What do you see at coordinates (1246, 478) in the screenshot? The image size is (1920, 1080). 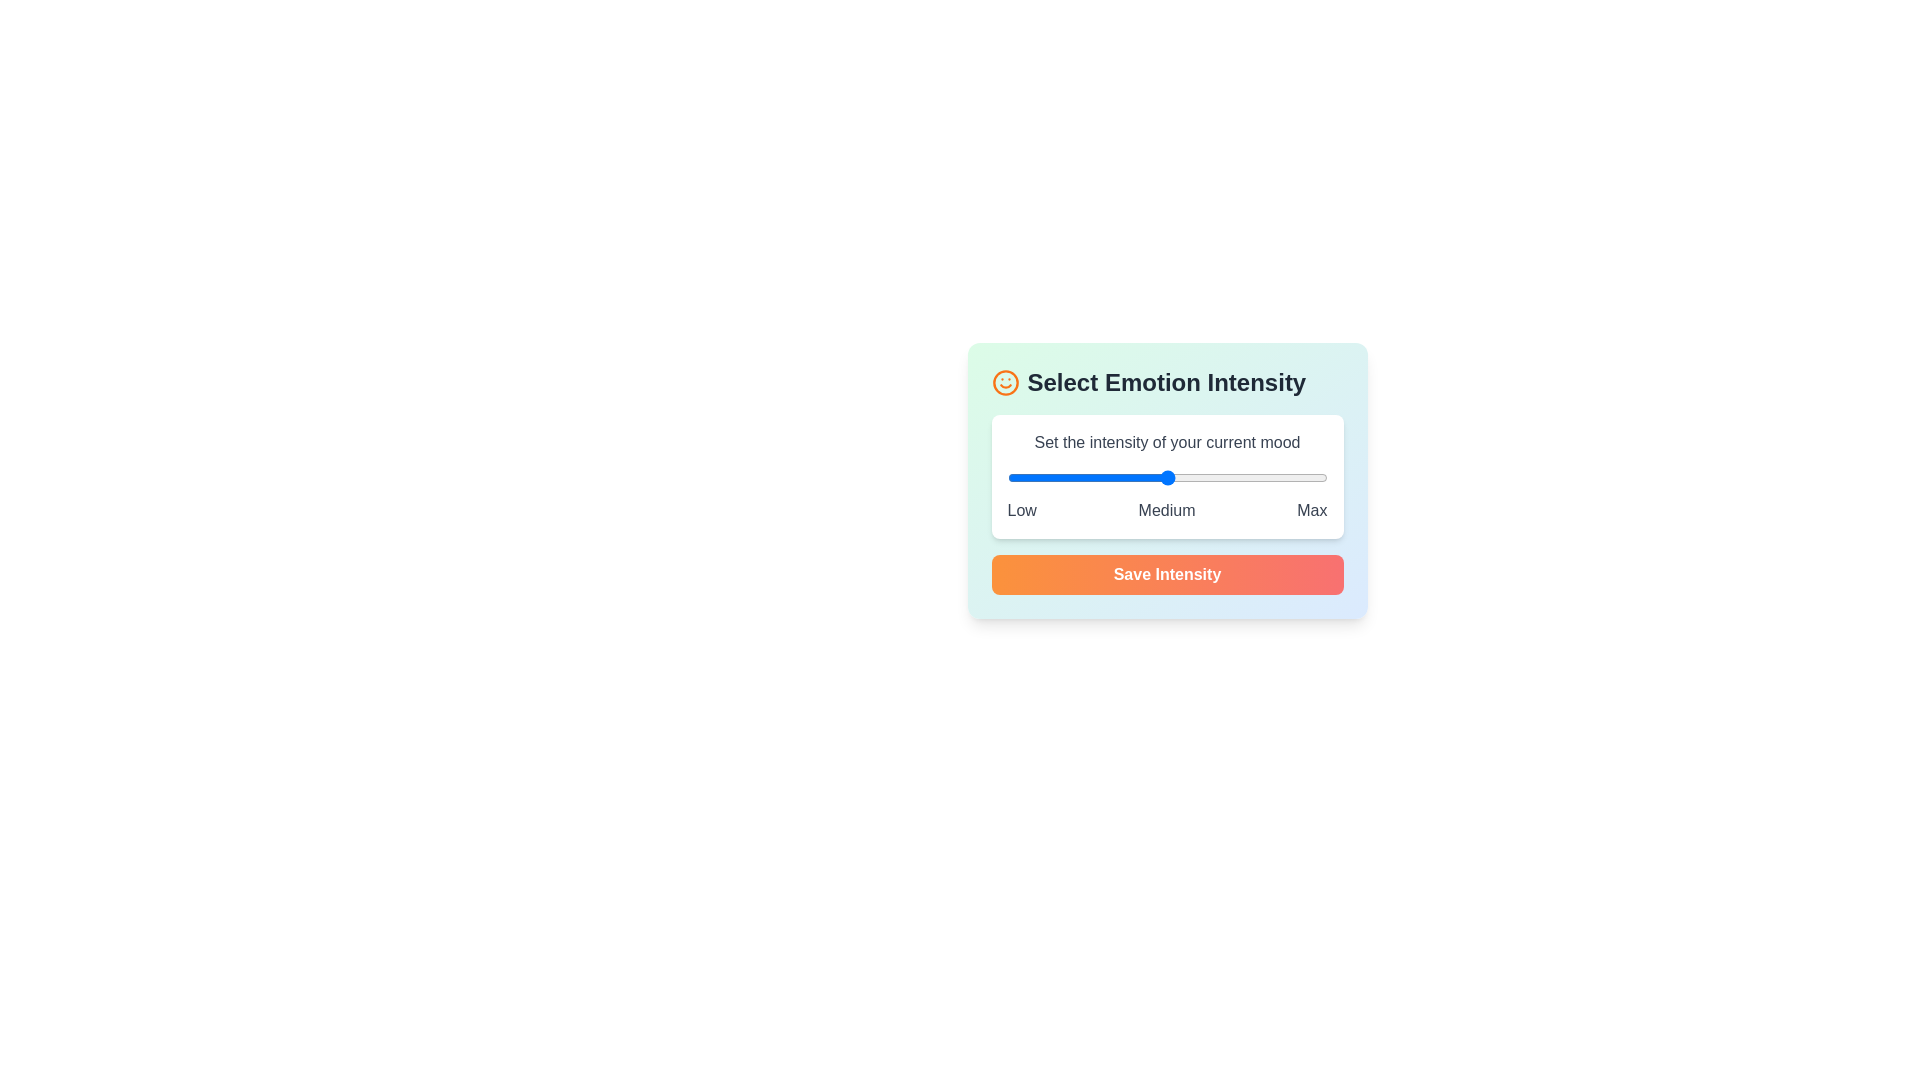 I see `the intensity slider to set the mood level to 4` at bounding box center [1246, 478].